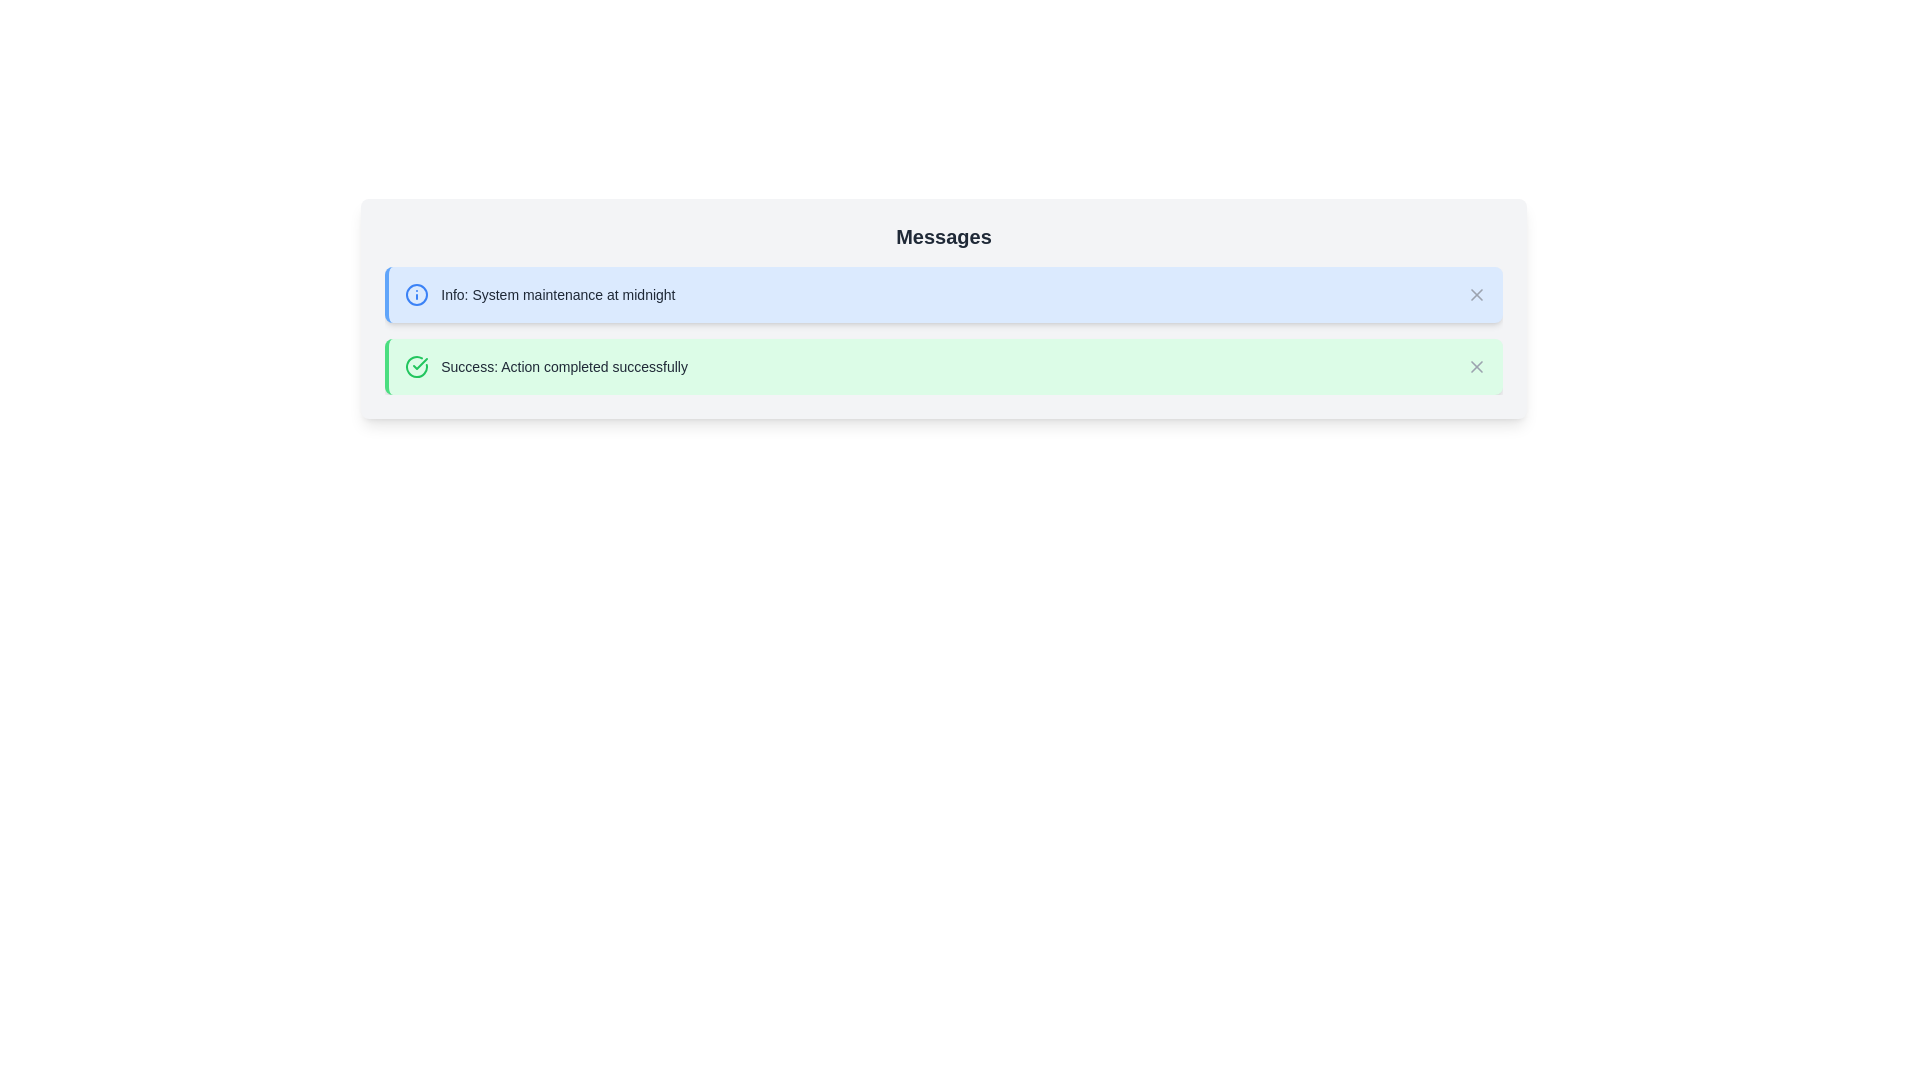 This screenshot has height=1080, width=1920. I want to click on the circular icon with a blue border located on the left side of the blue-themed information box labeled 'Info: System maintenance at midnight', so click(416, 294).